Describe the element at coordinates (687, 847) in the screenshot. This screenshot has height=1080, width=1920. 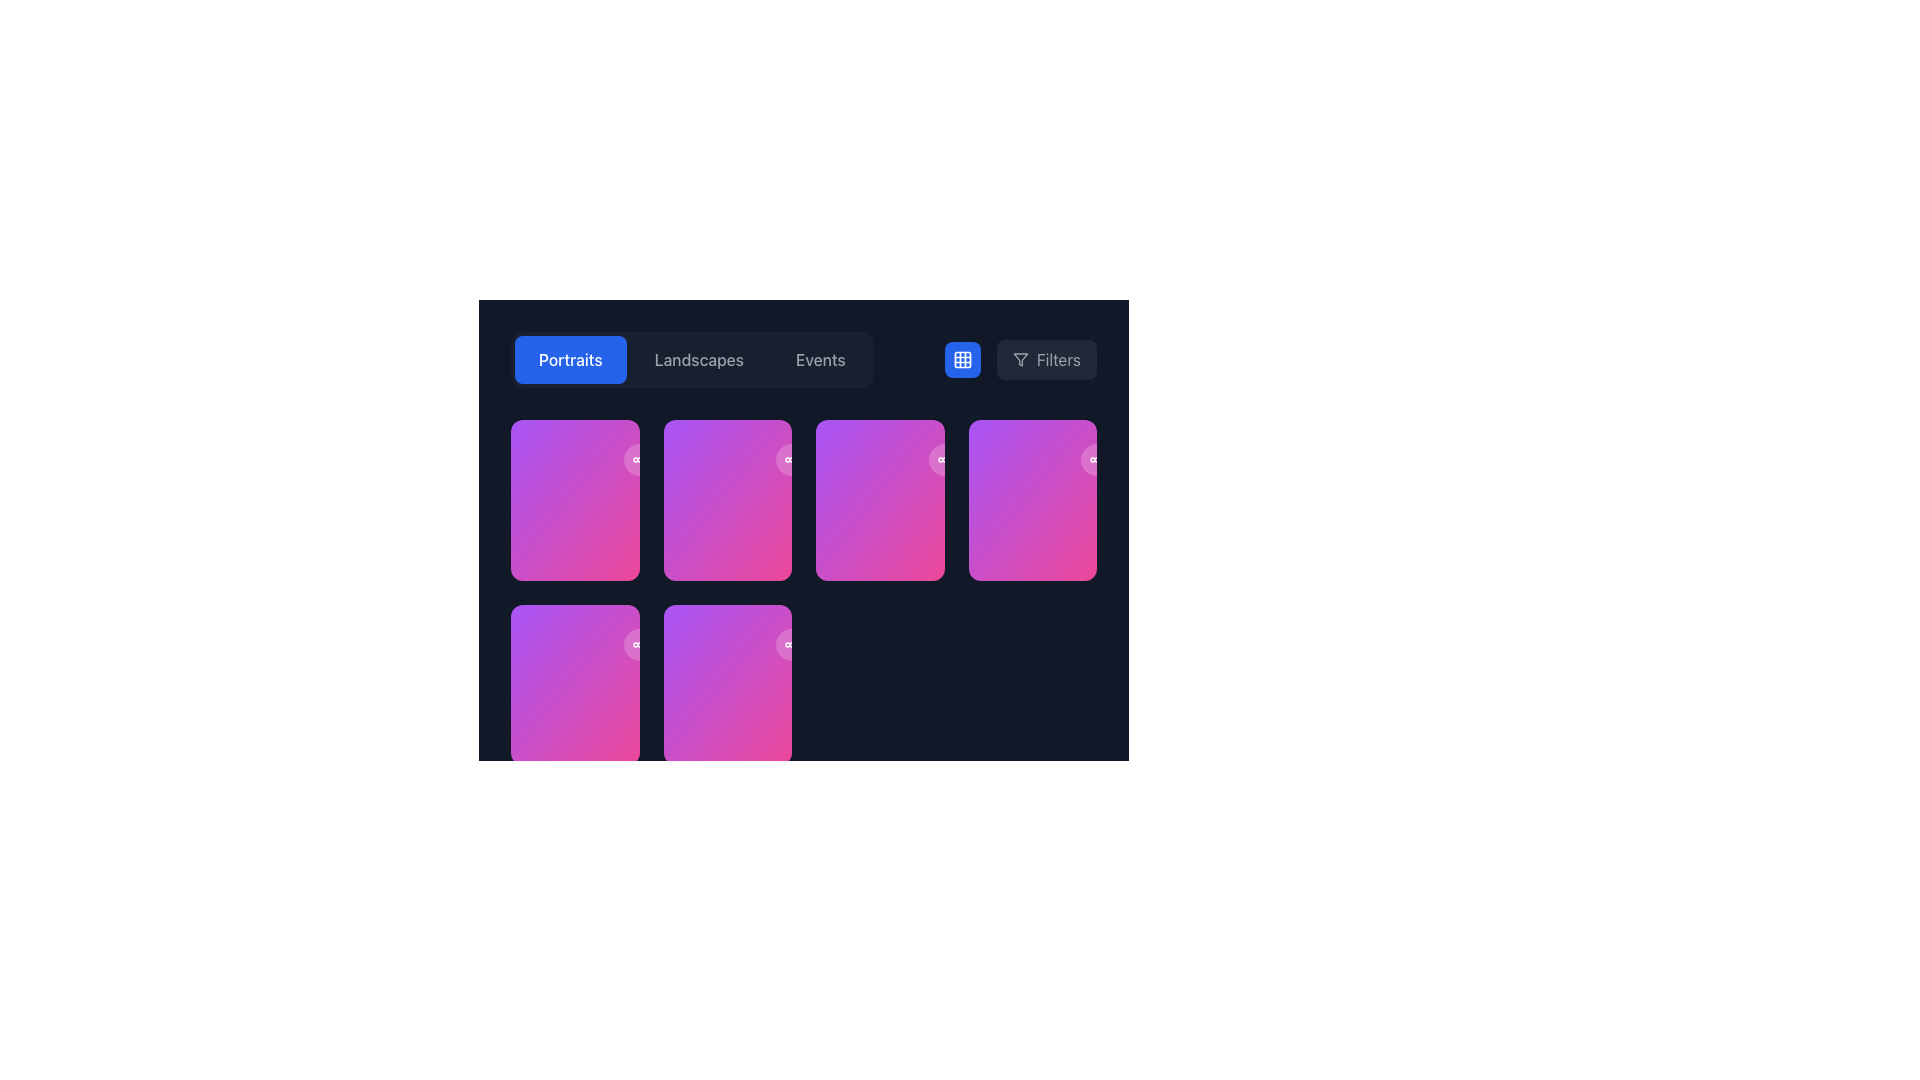
I see `the heart icon element, which serves as a 'like' or 'favorite' symbol, using keyboard navigation` at that location.